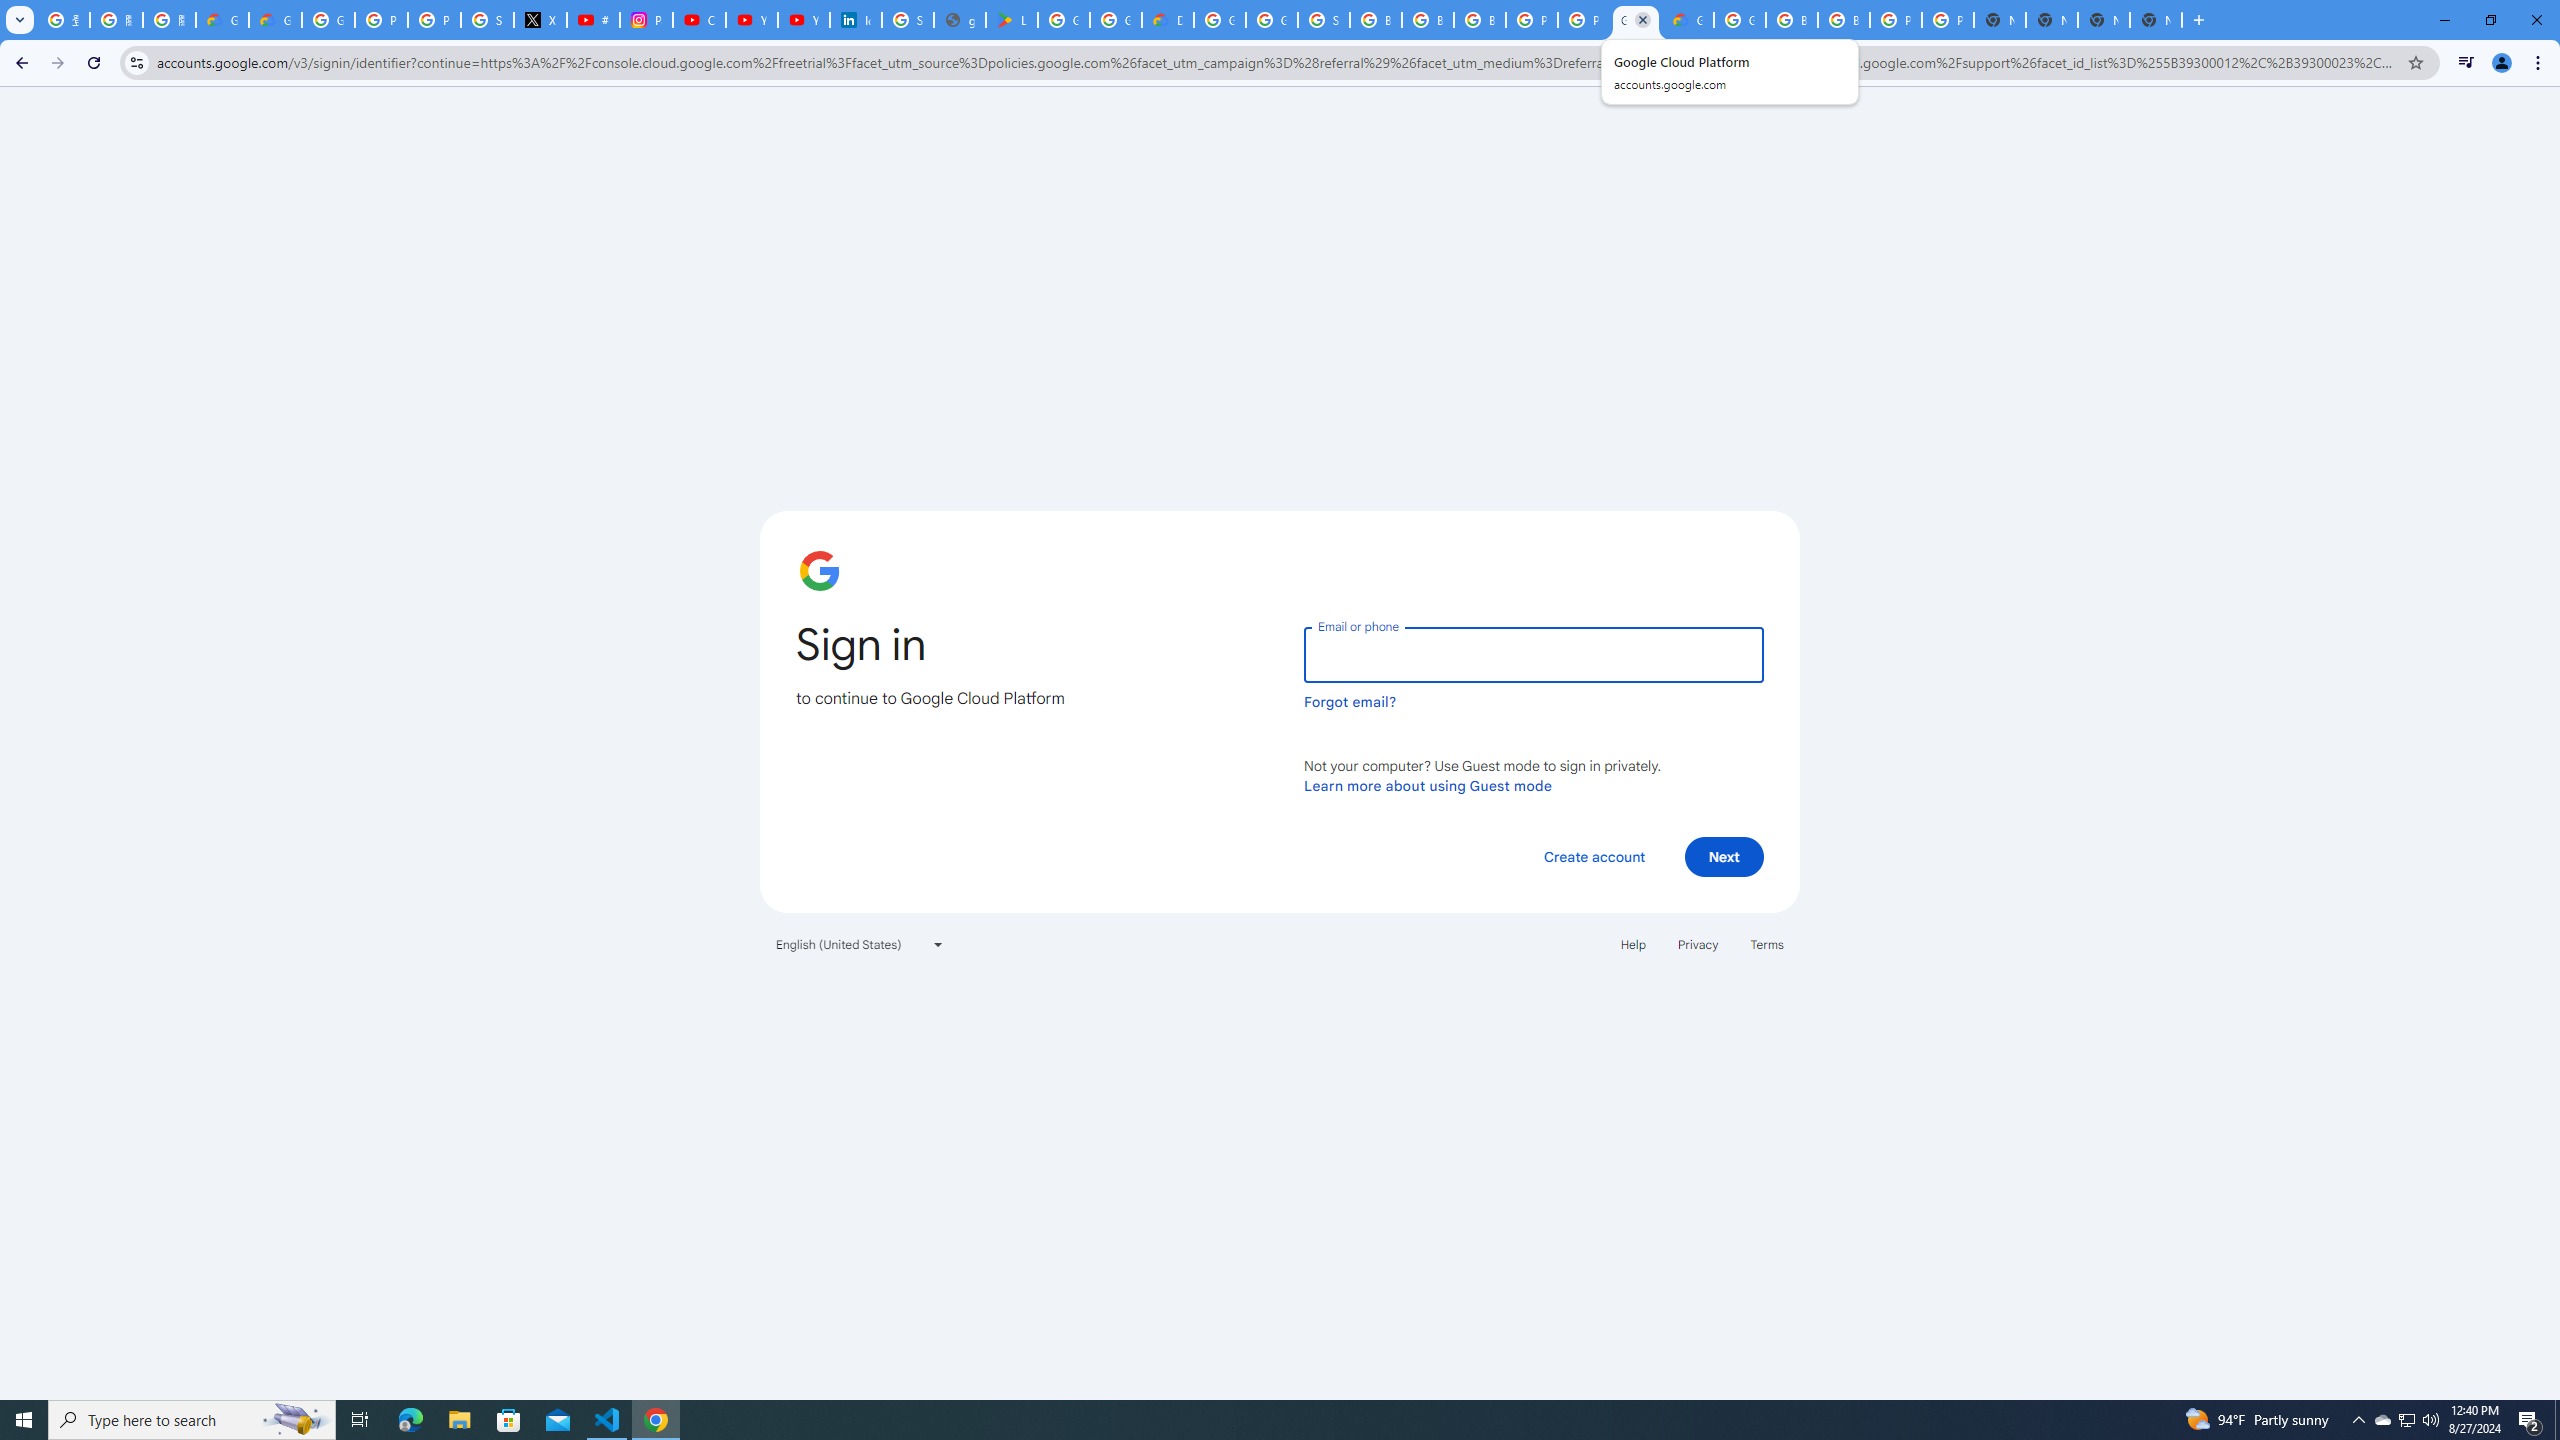 The image size is (2560, 1440). Describe the element at coordinates (486, 19) in the screenshot. I see `'Sign in - Google Accounts'` at that location.